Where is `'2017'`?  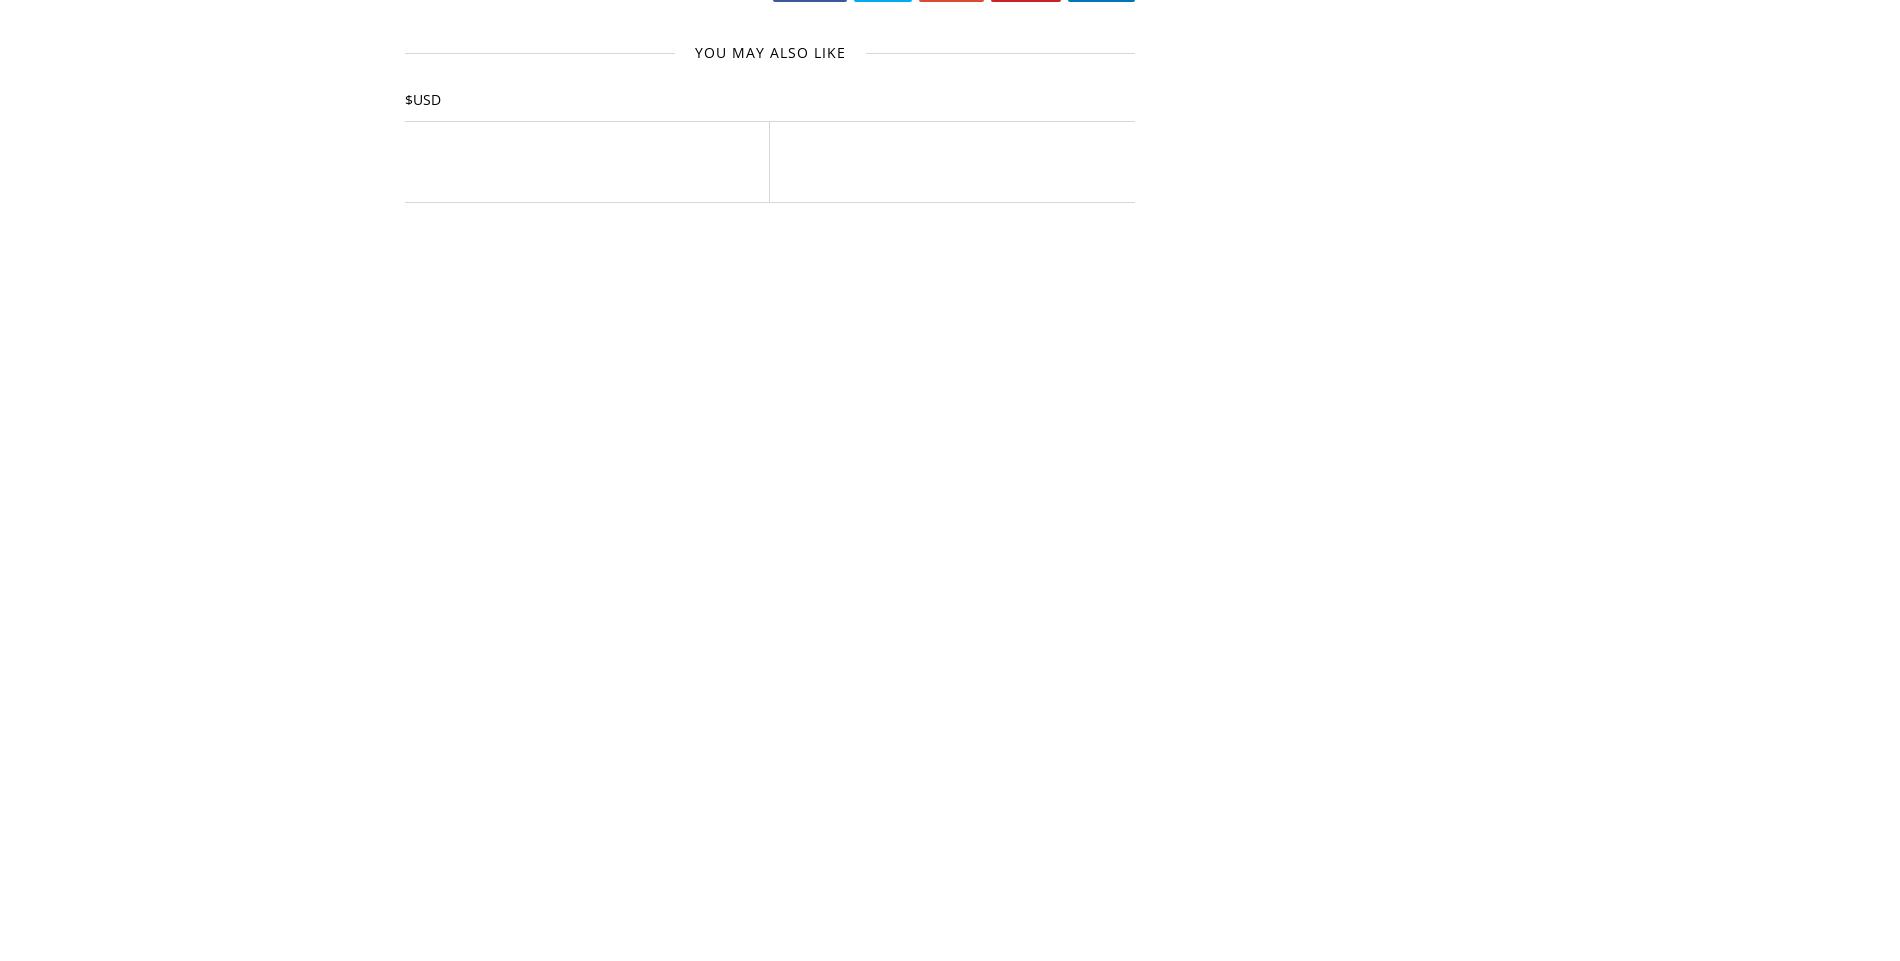
'2017' is located at coordinates (1242, 602).